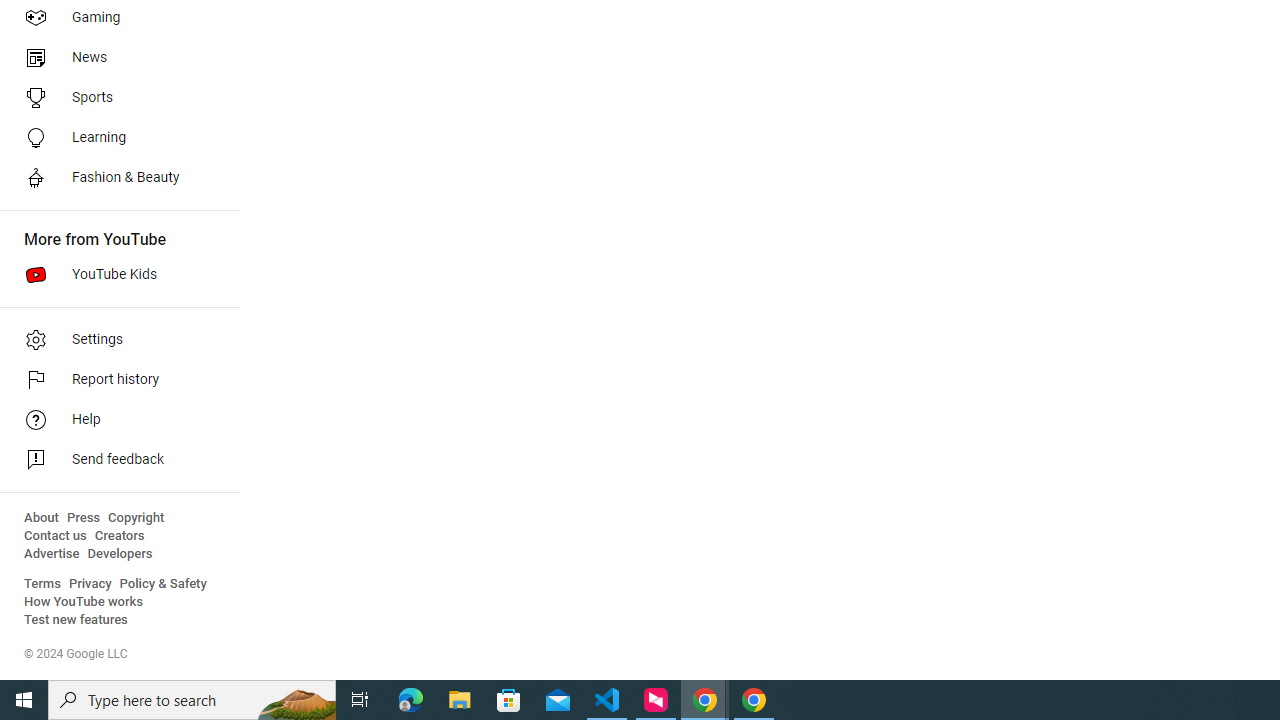 The height and width of the screenshot is (720, 1280). What do you see at coordinates (55, 535) in the screenshot?
I see `'Contact us'` at bounding box center [55, 535].